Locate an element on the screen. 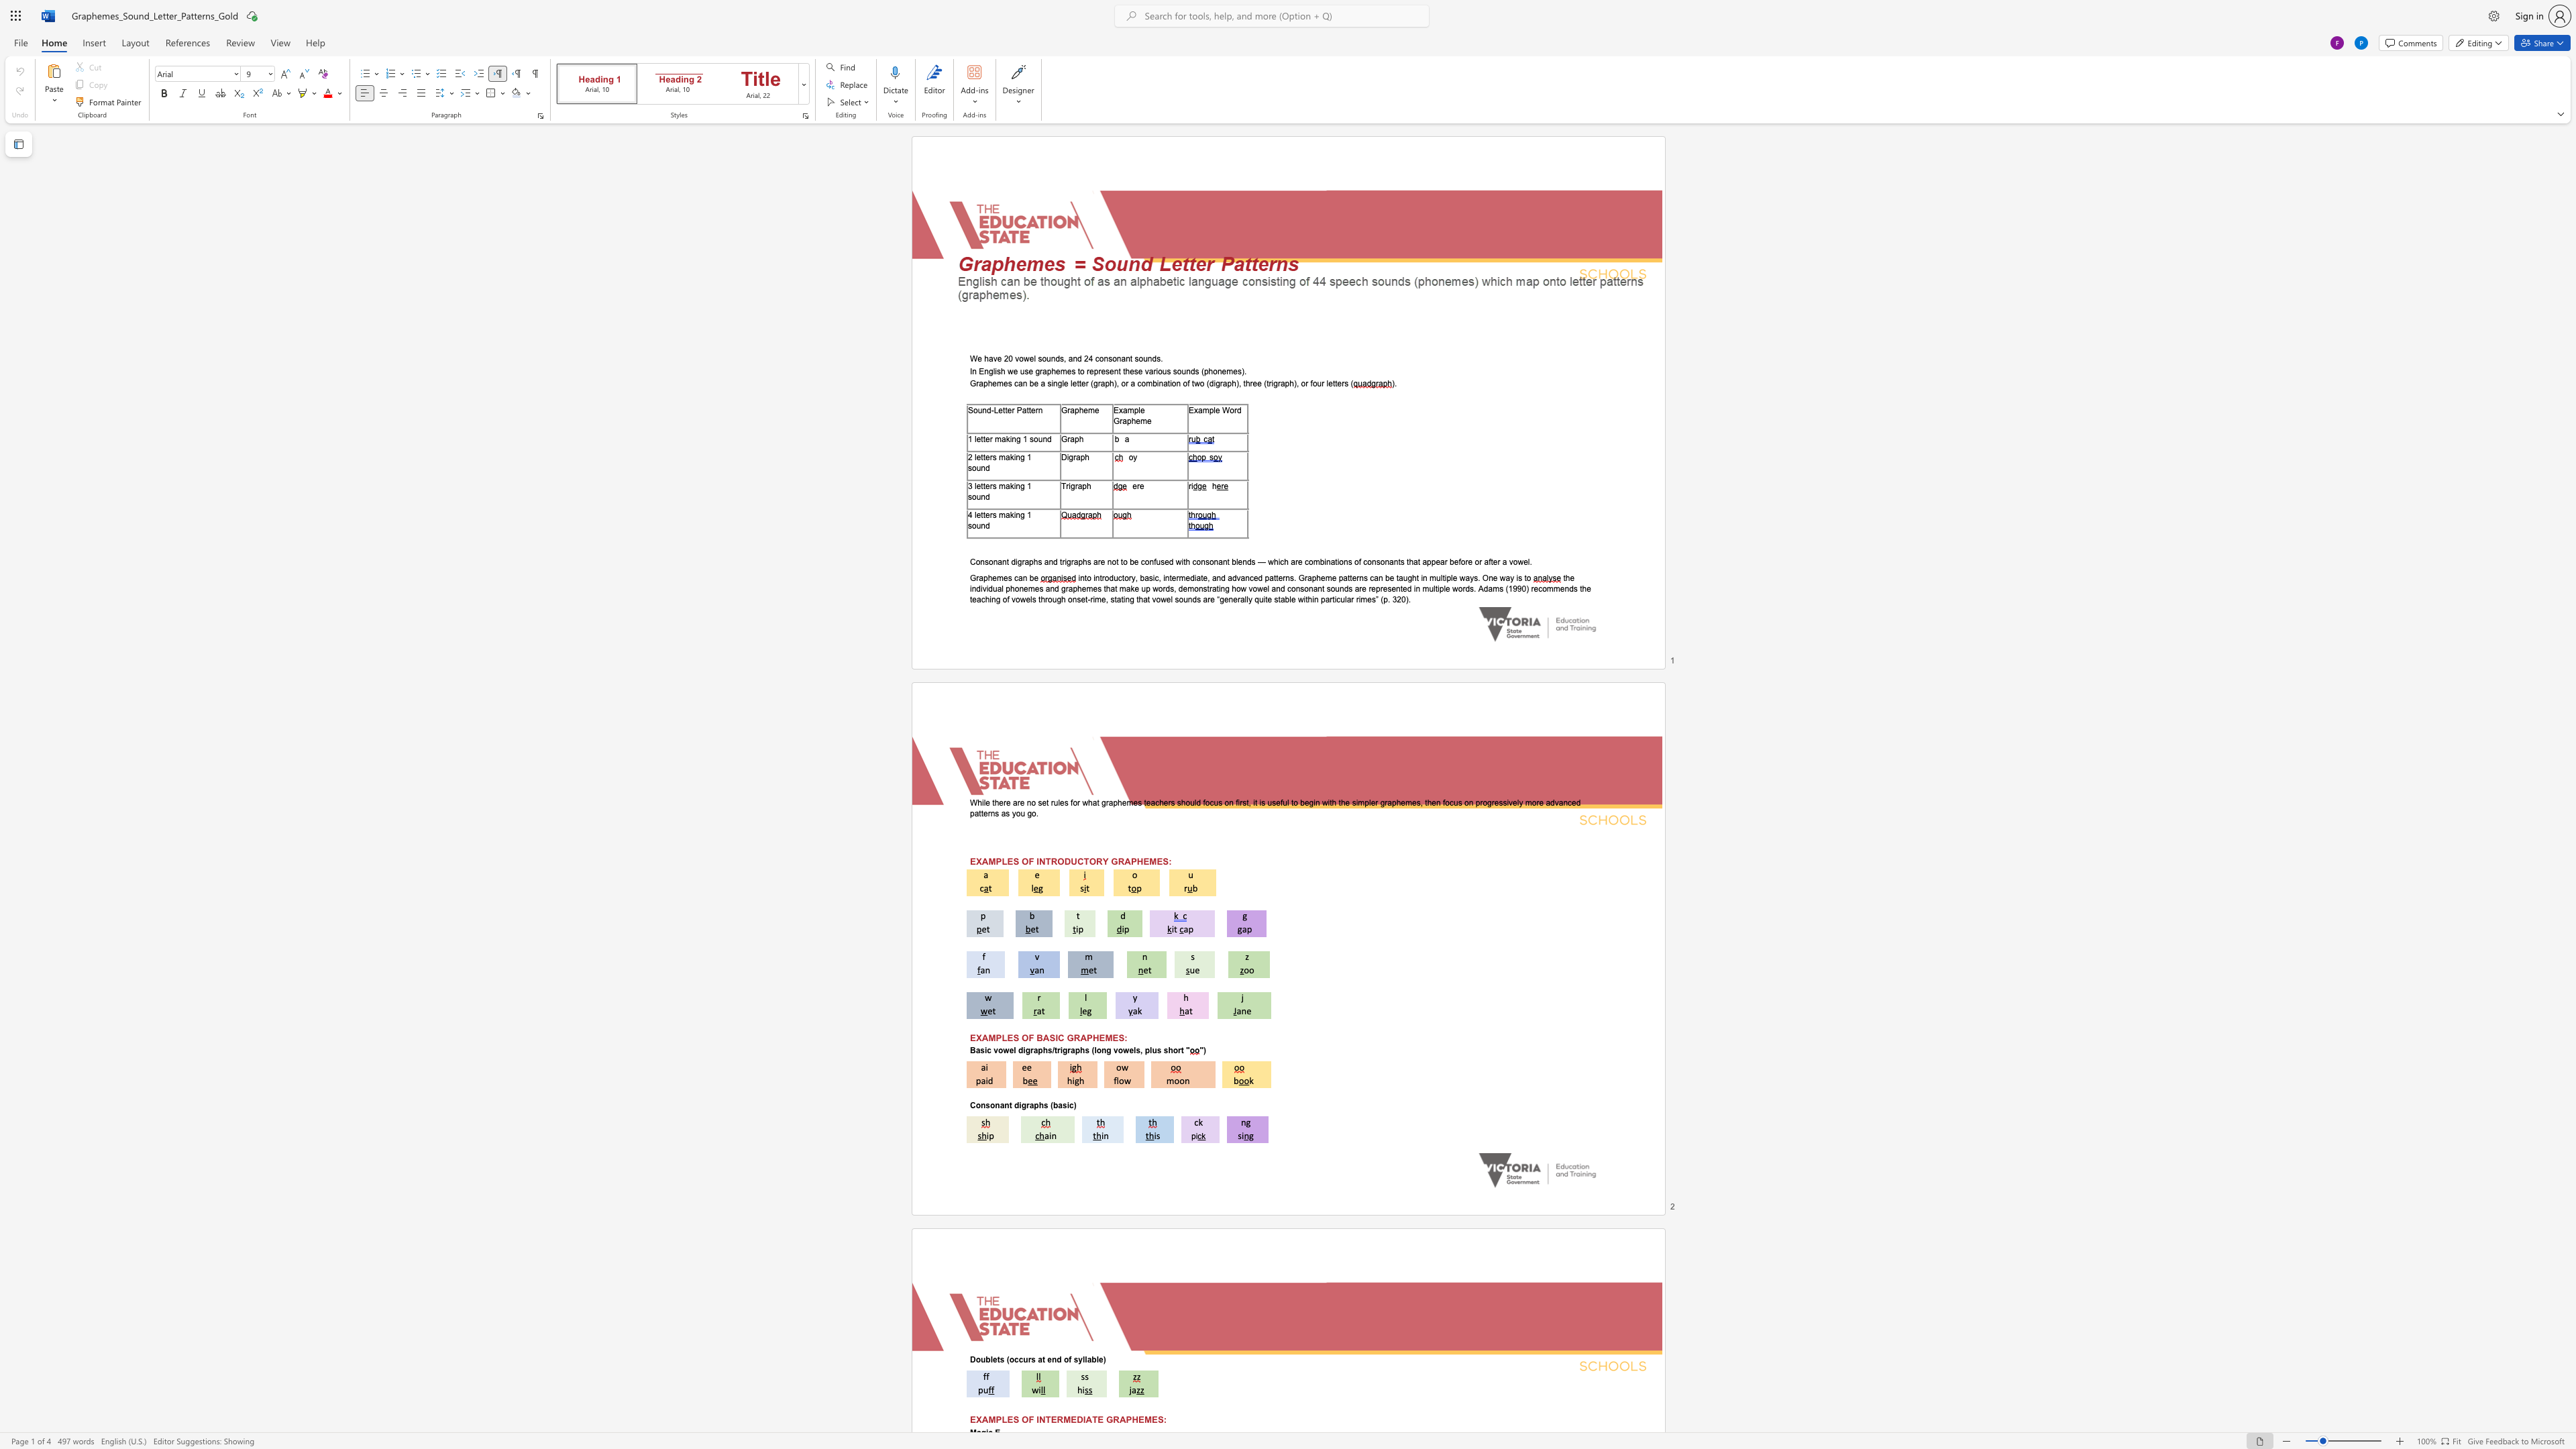  the subset text "ph" within the text "Example Grapheme" is located at coordinates (1127, 419).